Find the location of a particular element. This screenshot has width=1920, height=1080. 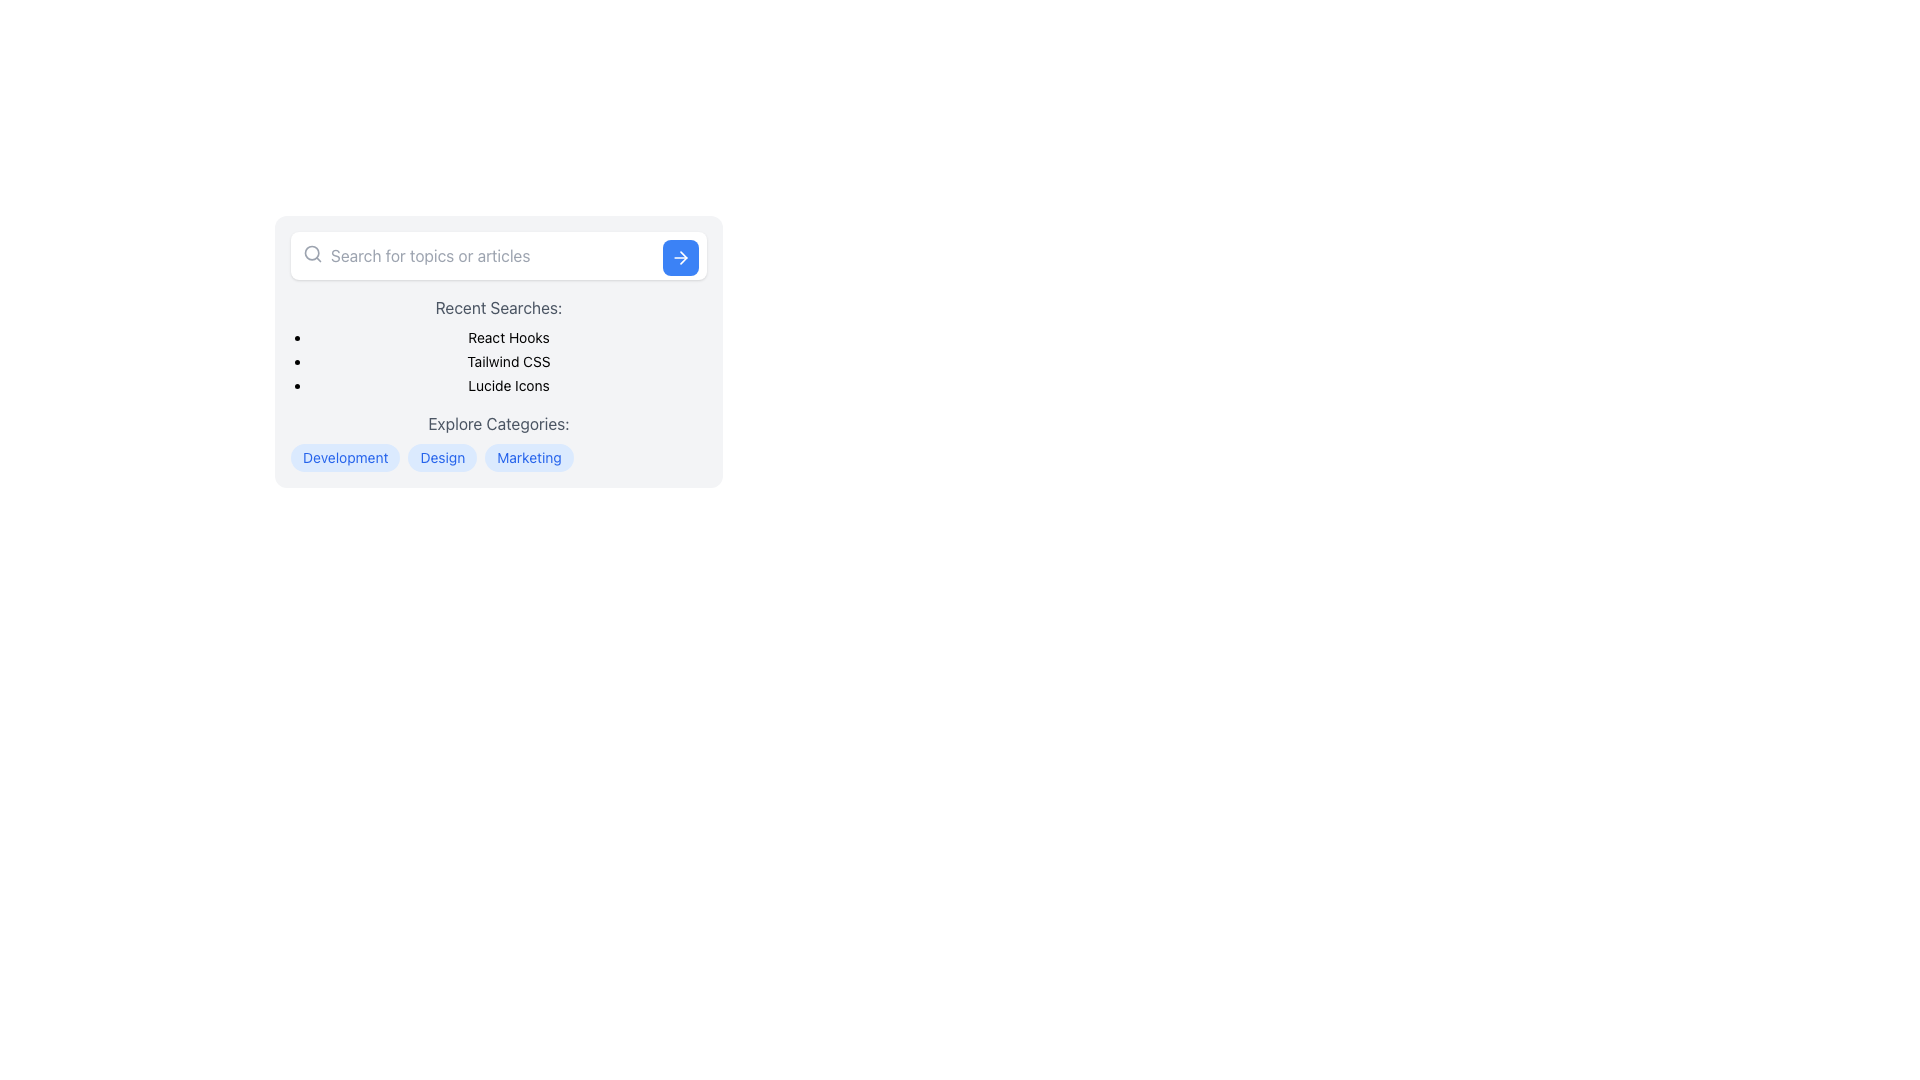

an individual item in the unordered list located below the 'Recent Searches:' title and above the category buttons, centered horizontally in the containing box is located at coordinates (499, 362).